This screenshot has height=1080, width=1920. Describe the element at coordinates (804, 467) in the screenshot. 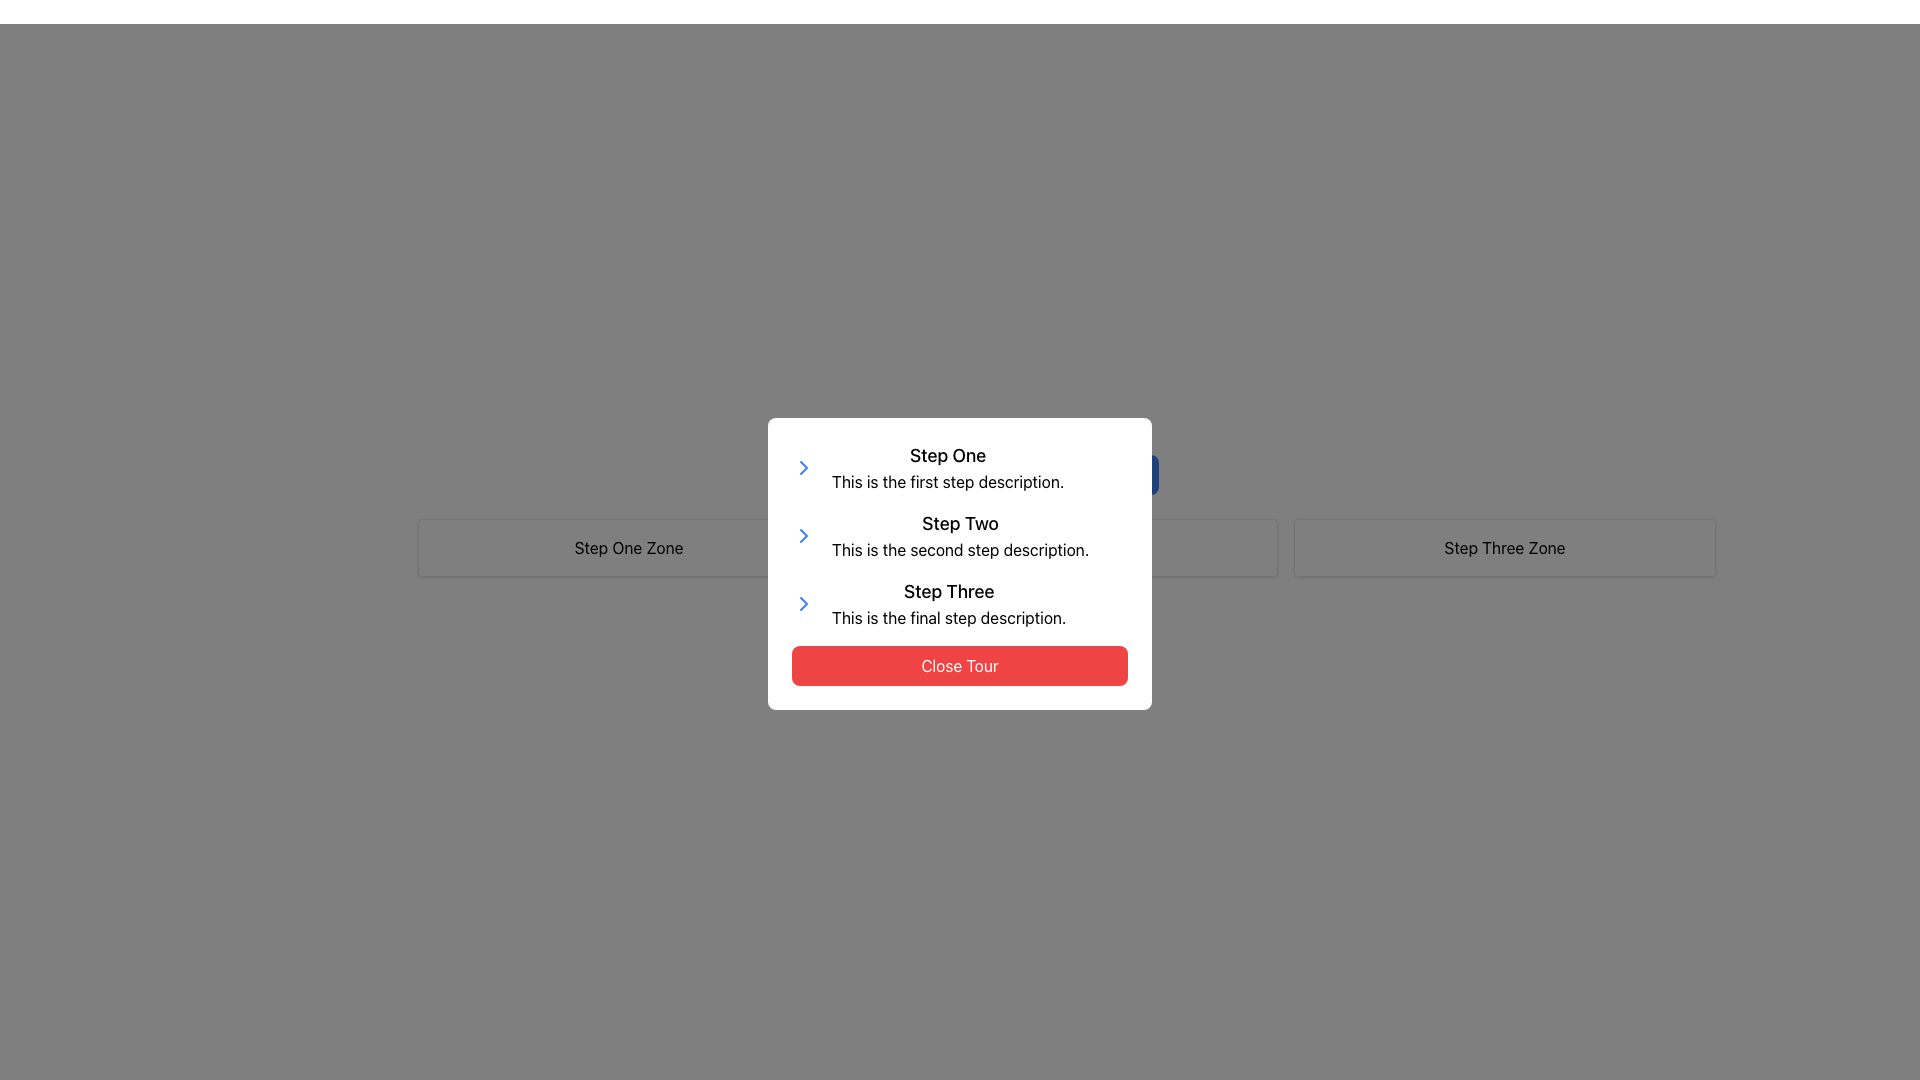

I see `the right-pointing chevron-shaped icon next to the 'Step Two' text` at that location.